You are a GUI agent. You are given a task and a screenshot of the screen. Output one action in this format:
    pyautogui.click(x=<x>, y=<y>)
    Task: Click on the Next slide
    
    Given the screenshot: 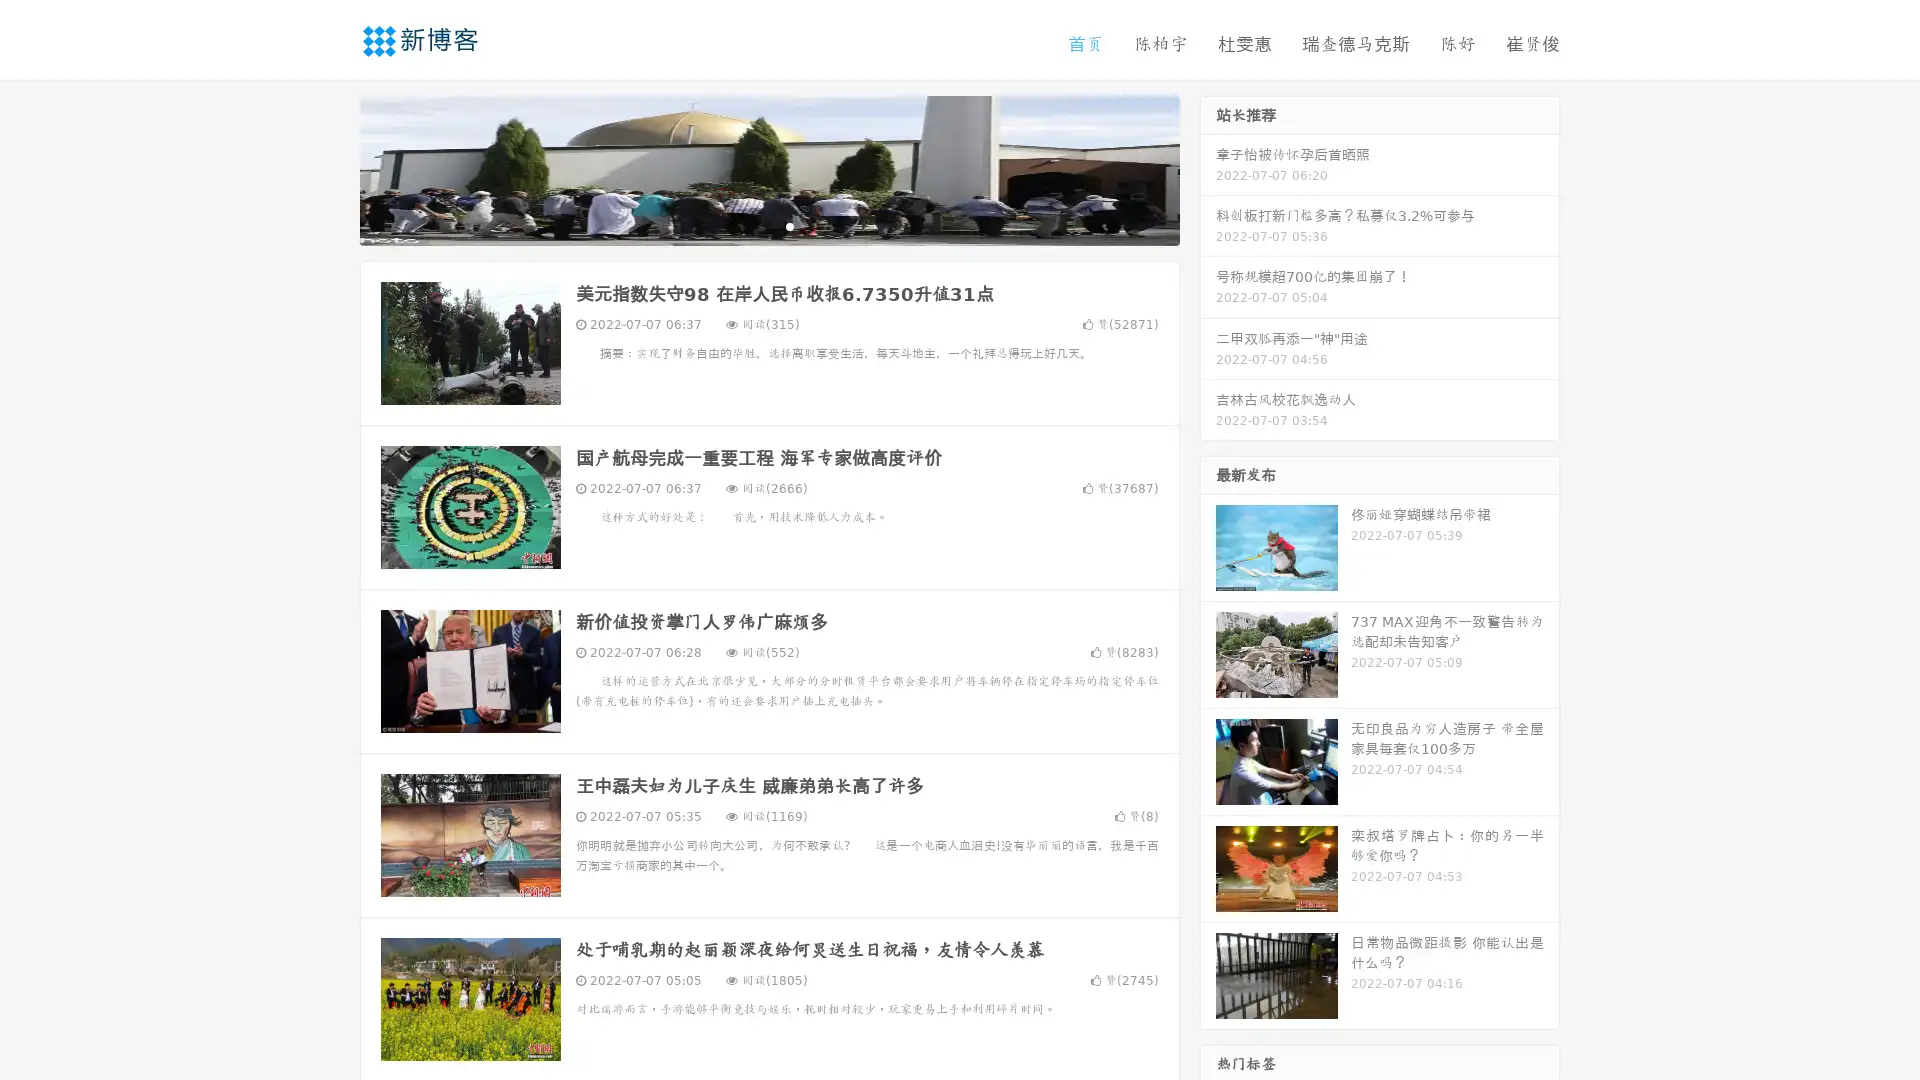 What is the action you would take?
    pyautogui.click(x=1208, y=168)
    